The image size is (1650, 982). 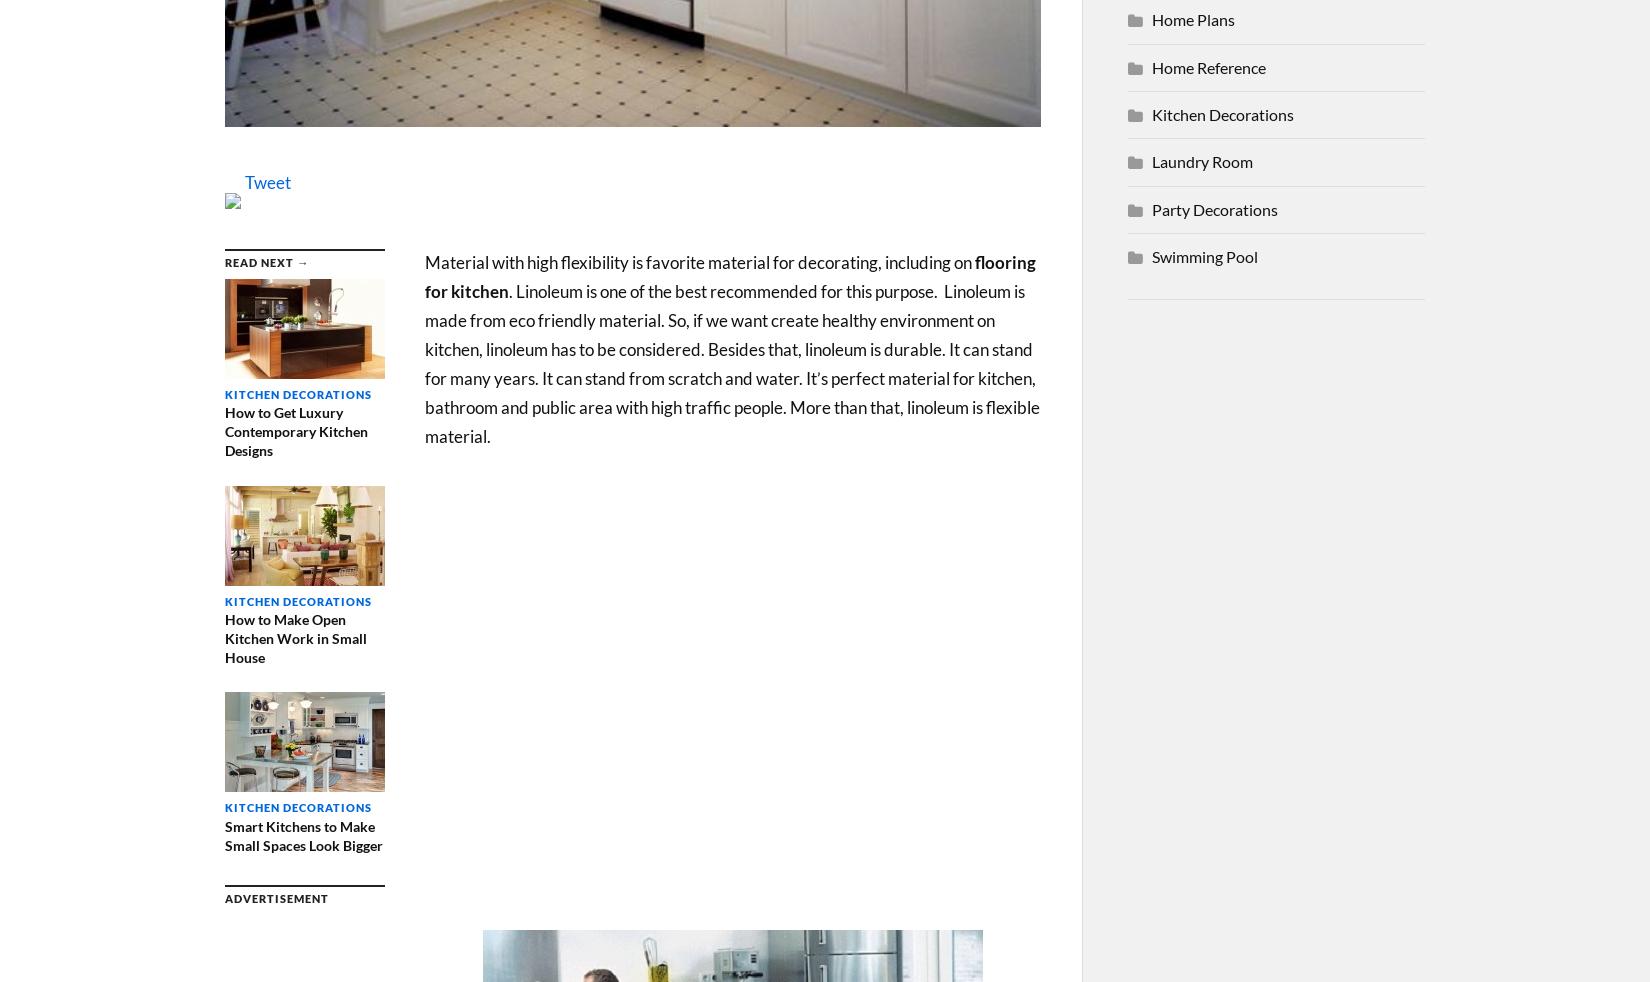 What do you see at coordinates (225, 430) in the screenshot?
I see `'How to Get Luxury Contemporary Kitchen Designs'` at bounding box center [225, 430].